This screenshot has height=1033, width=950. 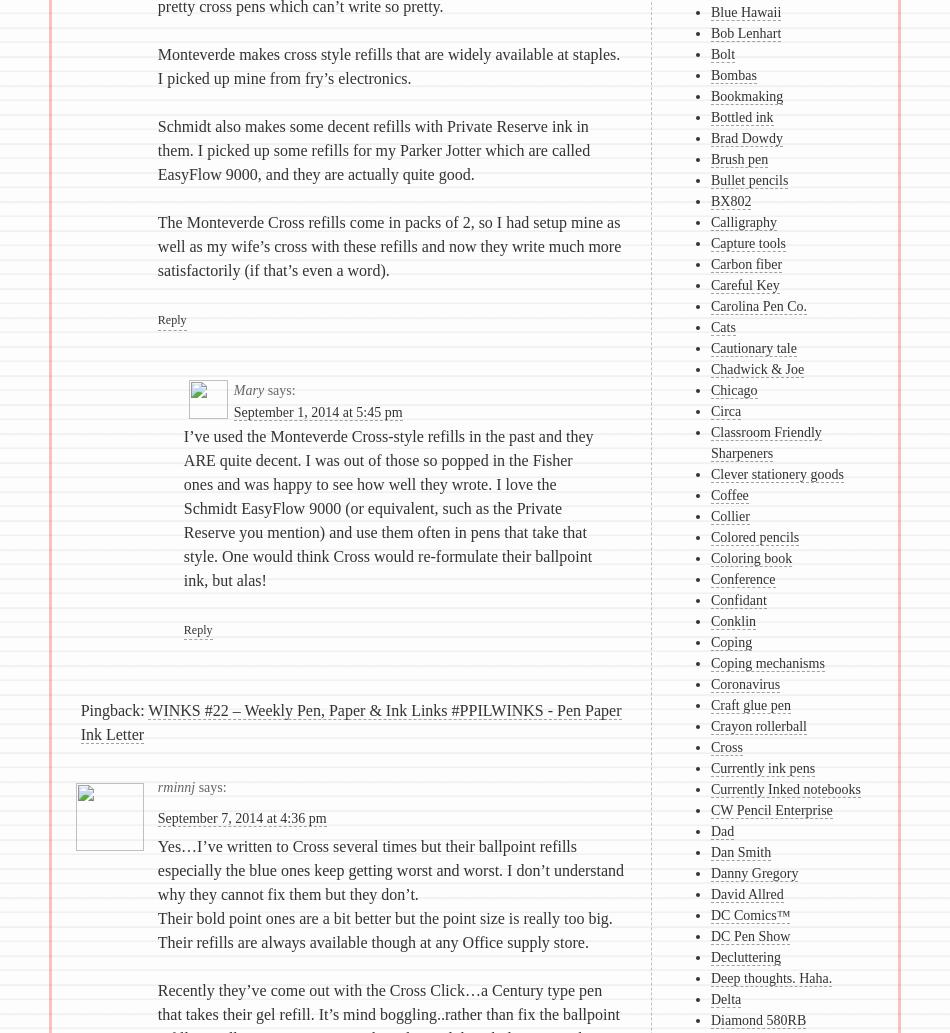 What do you see at coordinates (738, 159) in the screenshot?
I see `'Brush pen'` at bounding box center [738, 159].